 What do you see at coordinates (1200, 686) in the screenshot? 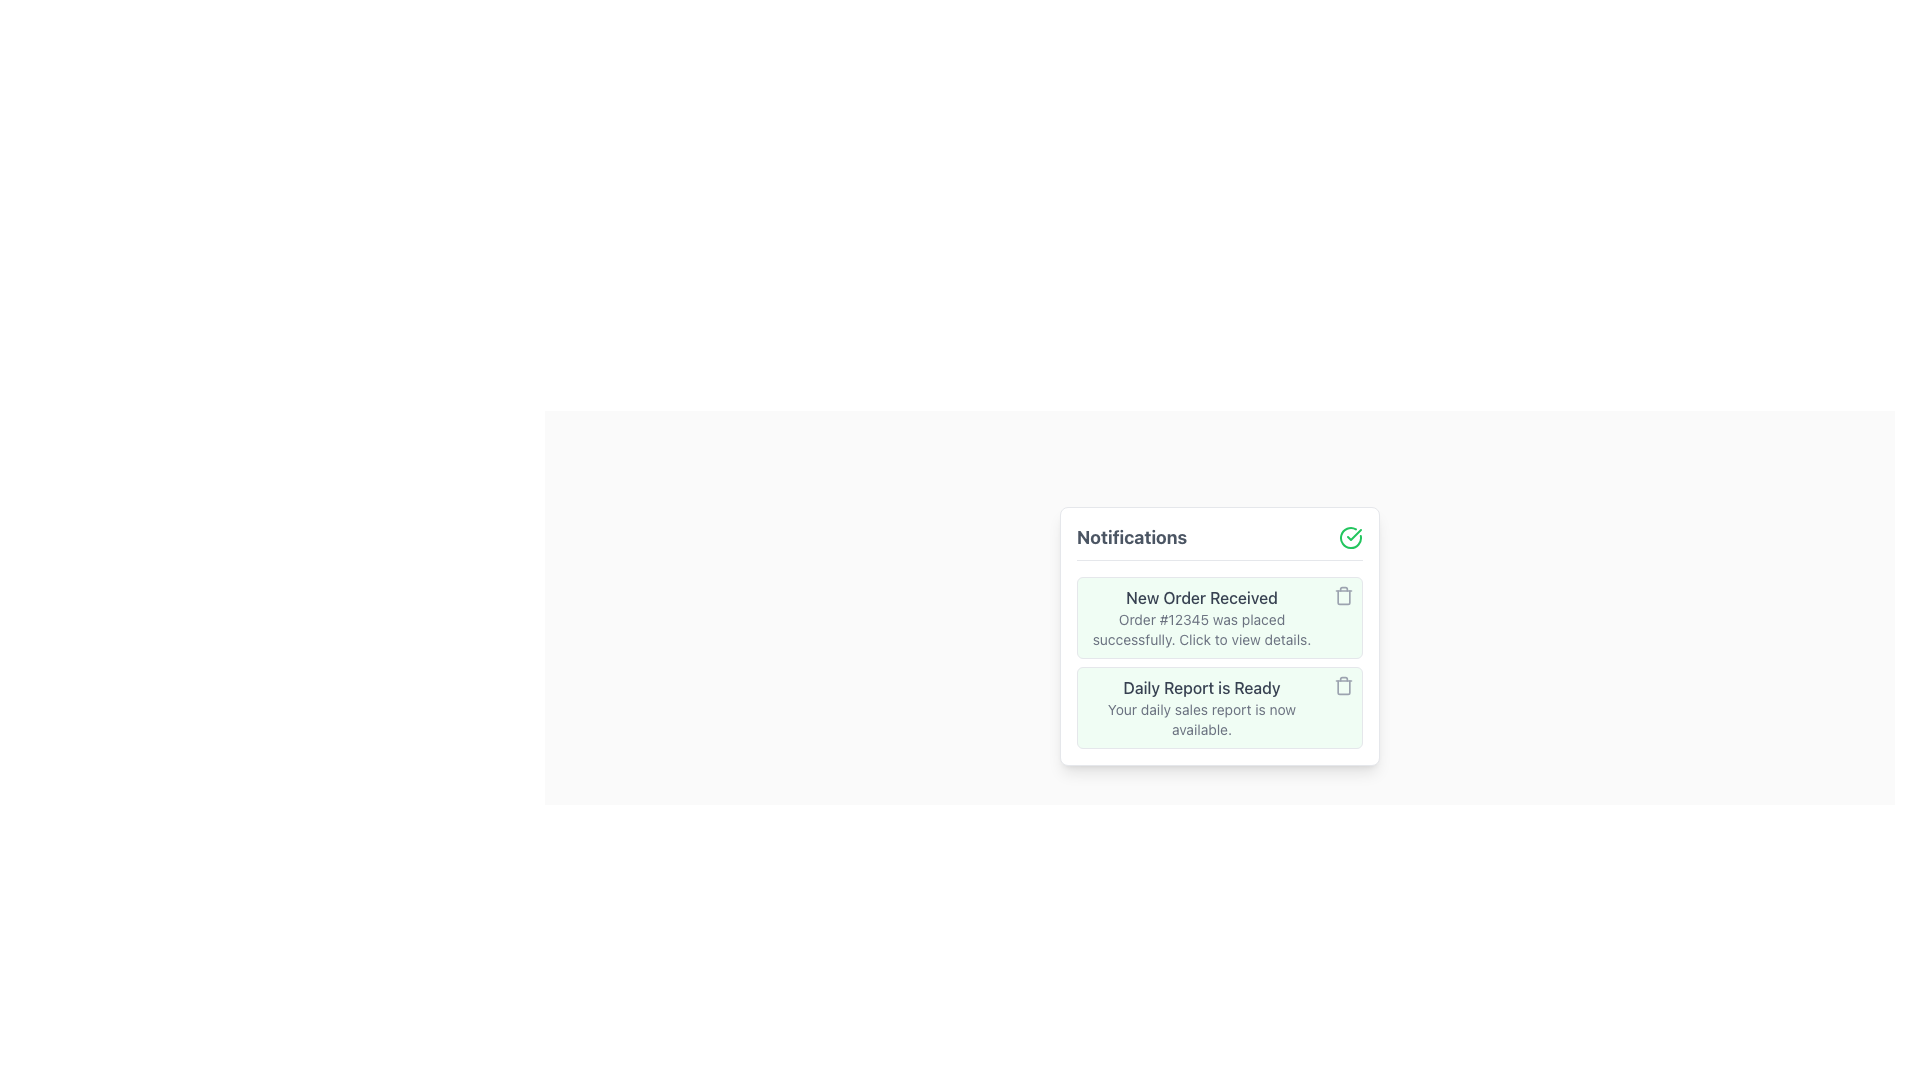
I see `the text element that reads 'Daily Report is Ready', which is styled in a medium-weight font and located inside the second notification card of the 'Notifications' list` at bounding box center [1200, 686].